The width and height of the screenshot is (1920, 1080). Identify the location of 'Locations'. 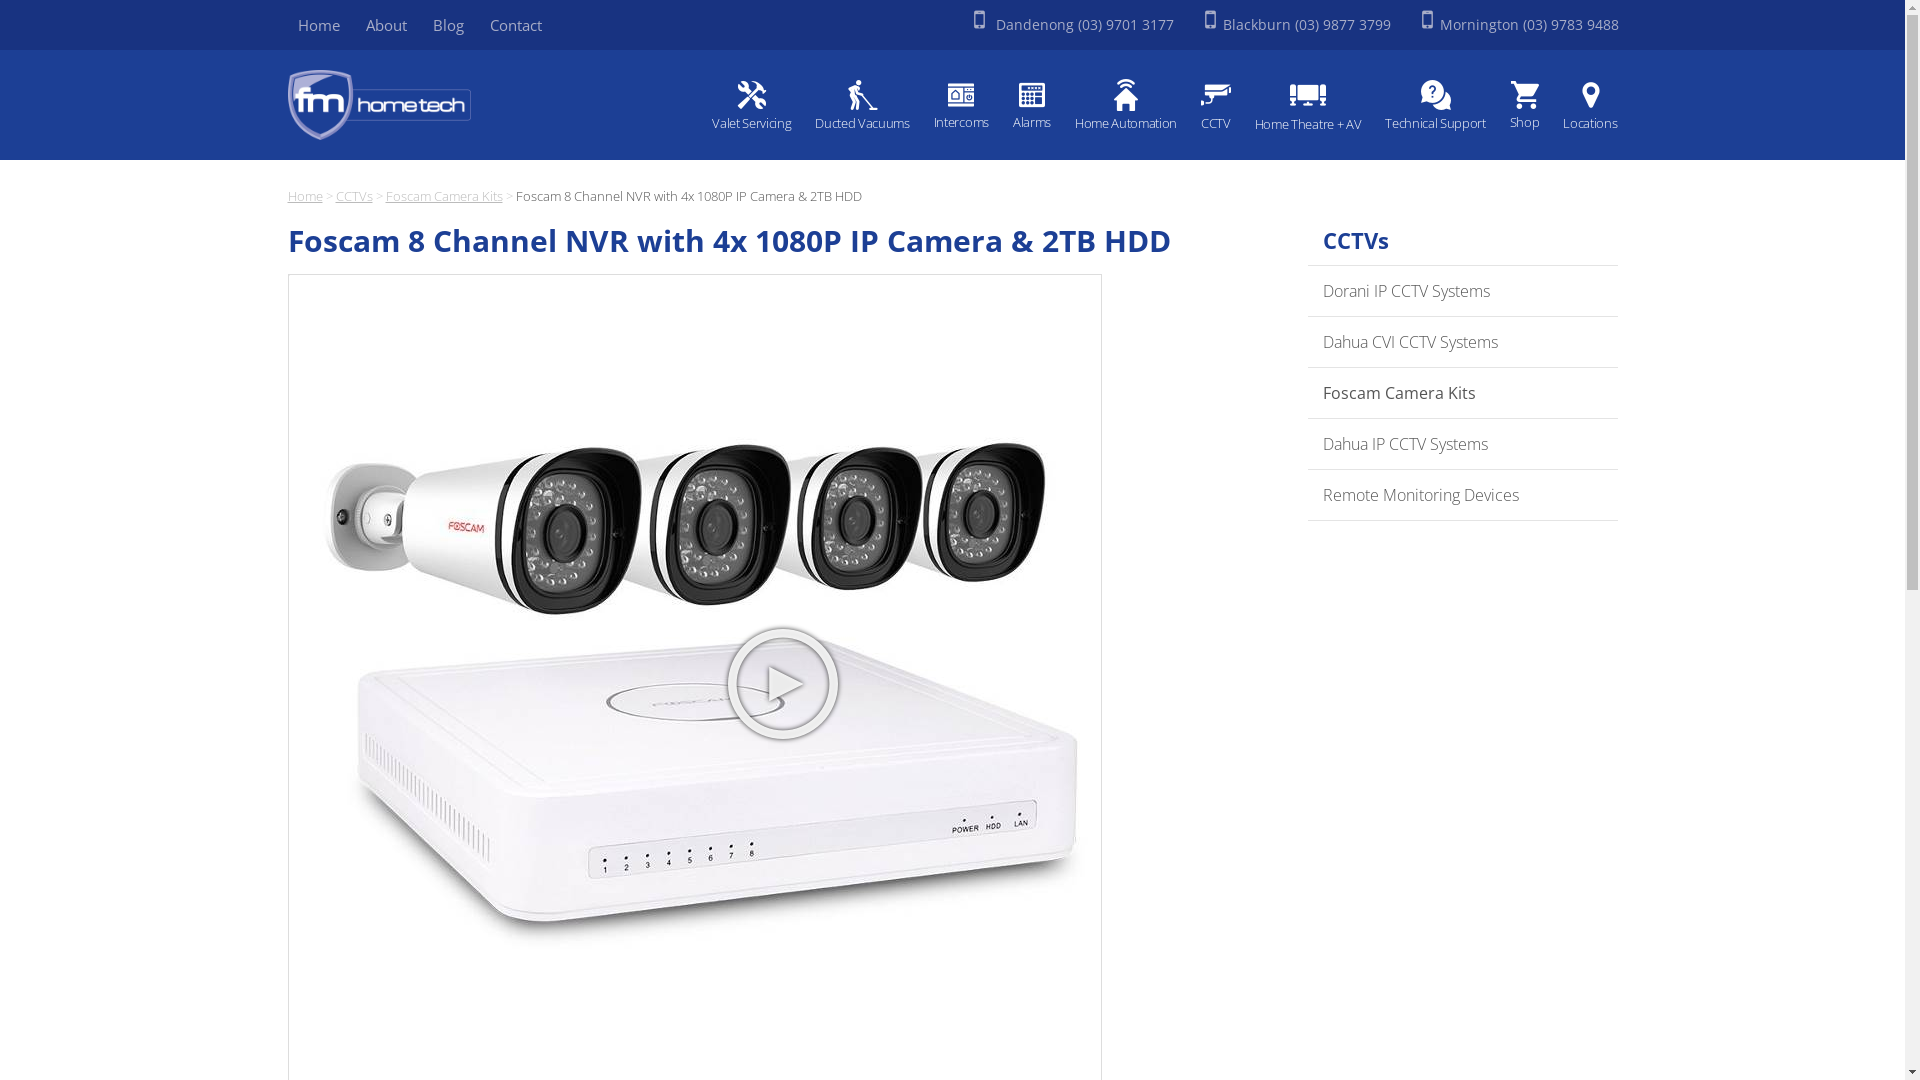
(1583, 107).